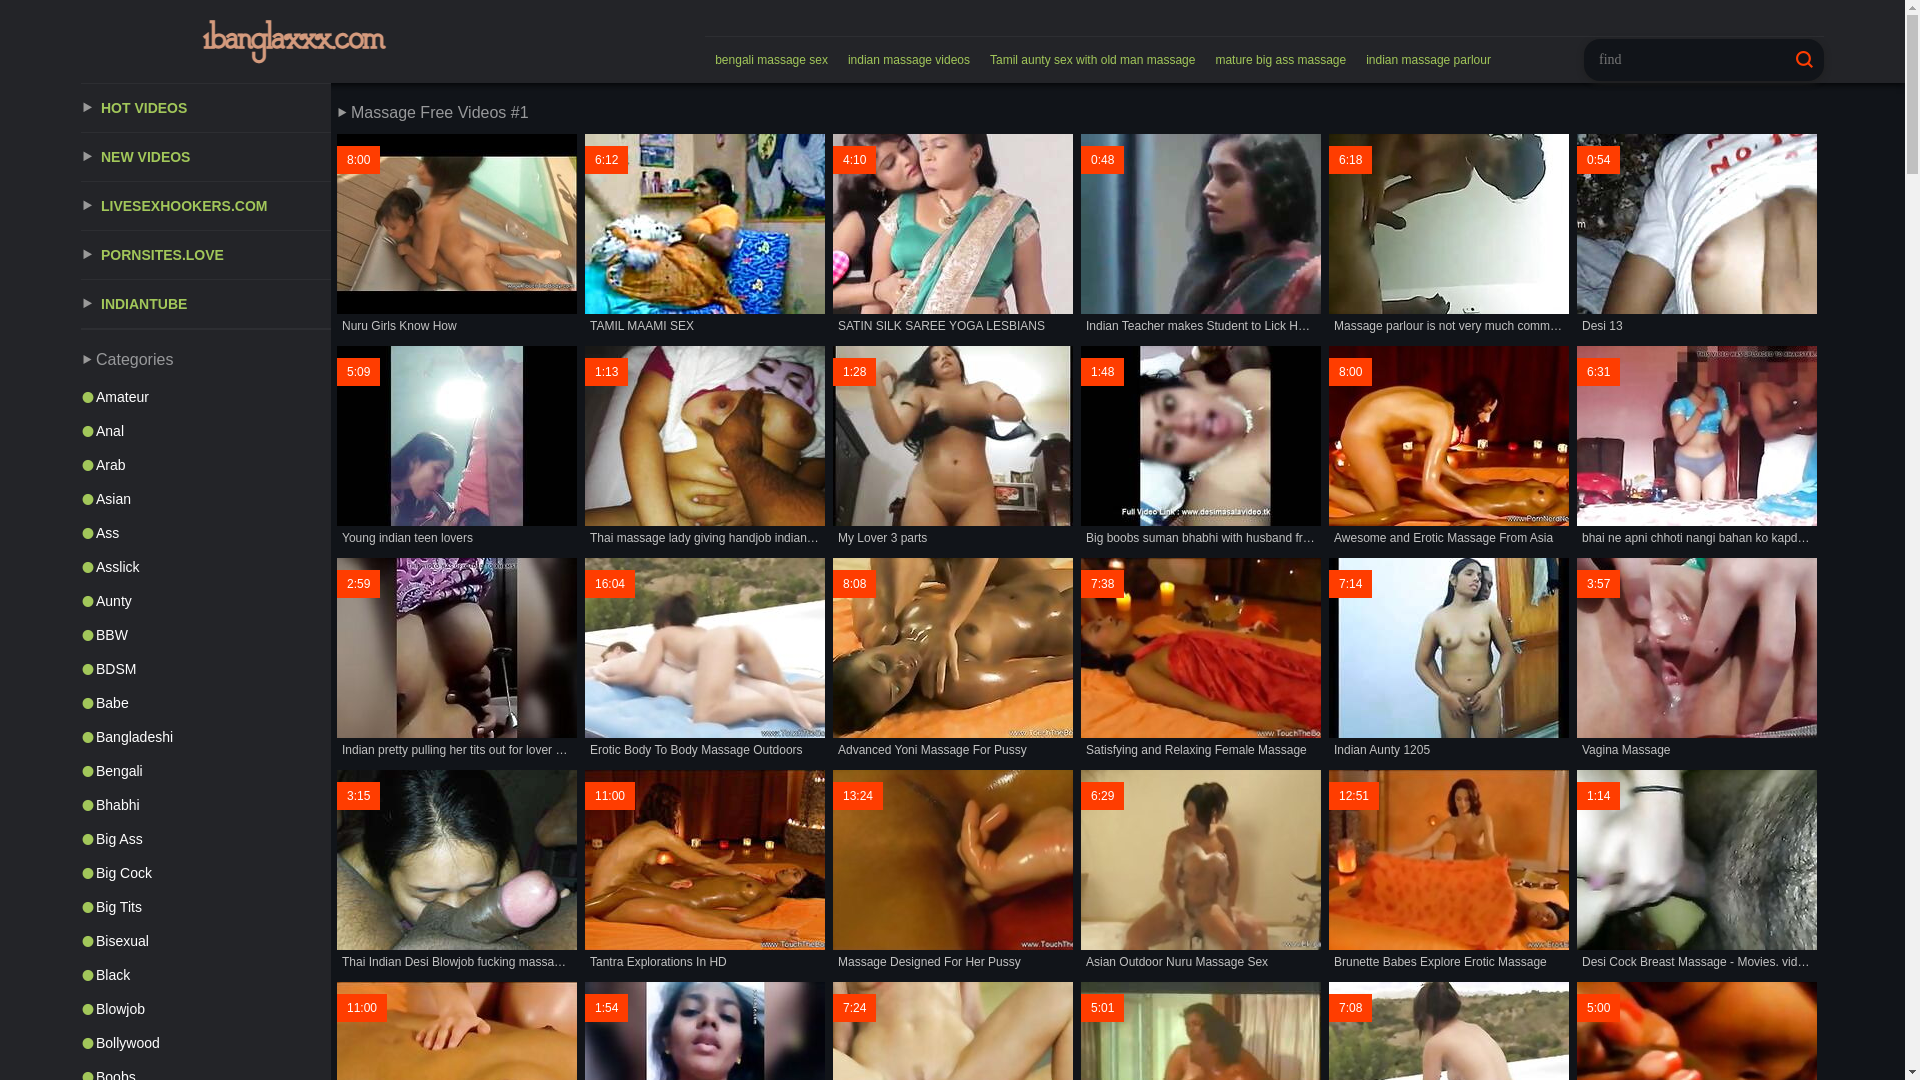 This screenshot has width=1920, height=1080. What do you see at coordinates (838, 59) in the screenshot?
I see `'indian massage videos'` at bounding box center [838, 59].